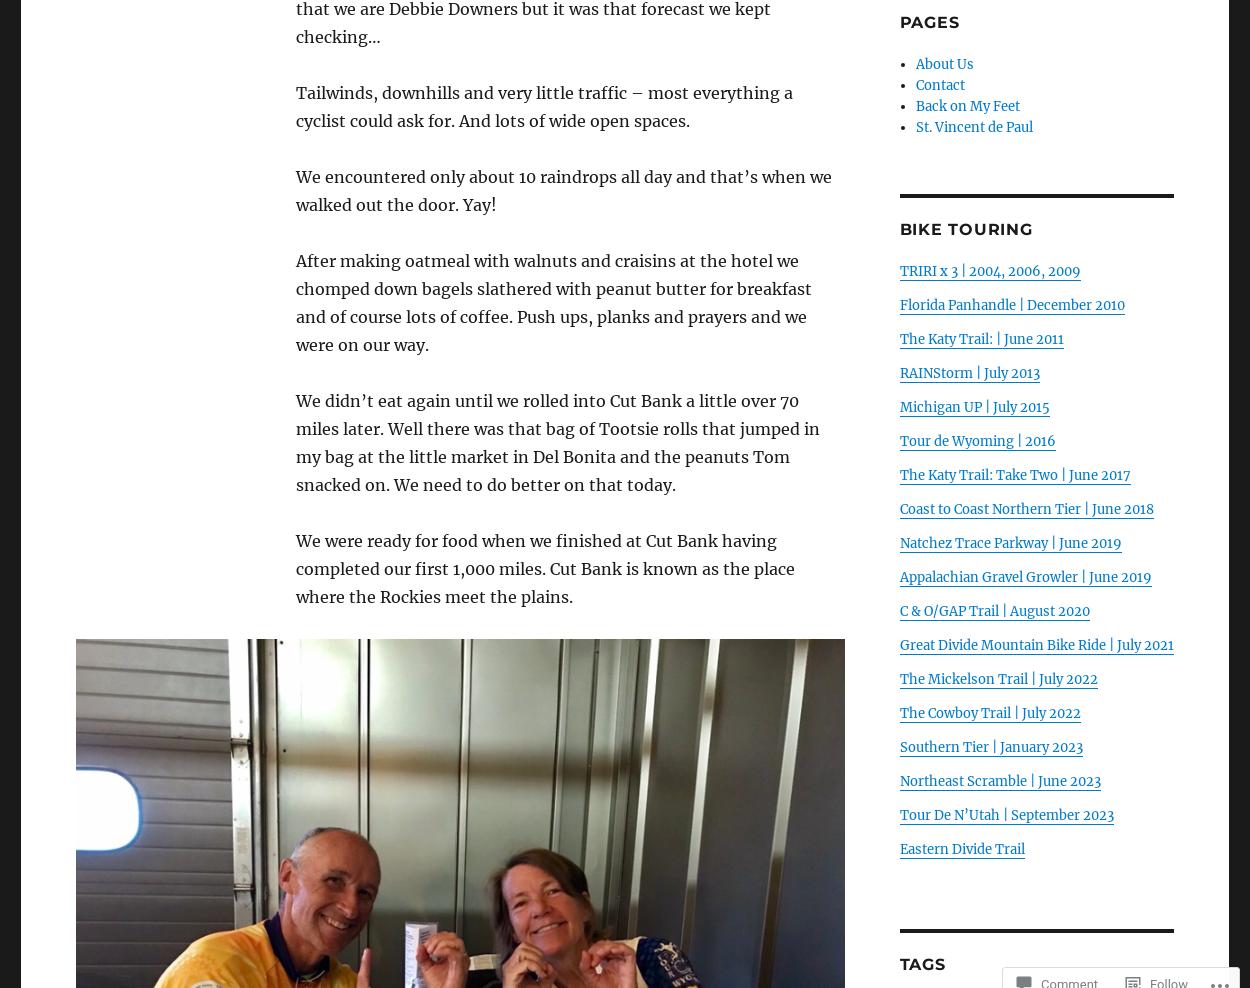  What do you see at coordinates (1006, 815) in the screenshot?
I see `'Tour De N’Utah | September 2023'` at bounding box center [1006, 815].